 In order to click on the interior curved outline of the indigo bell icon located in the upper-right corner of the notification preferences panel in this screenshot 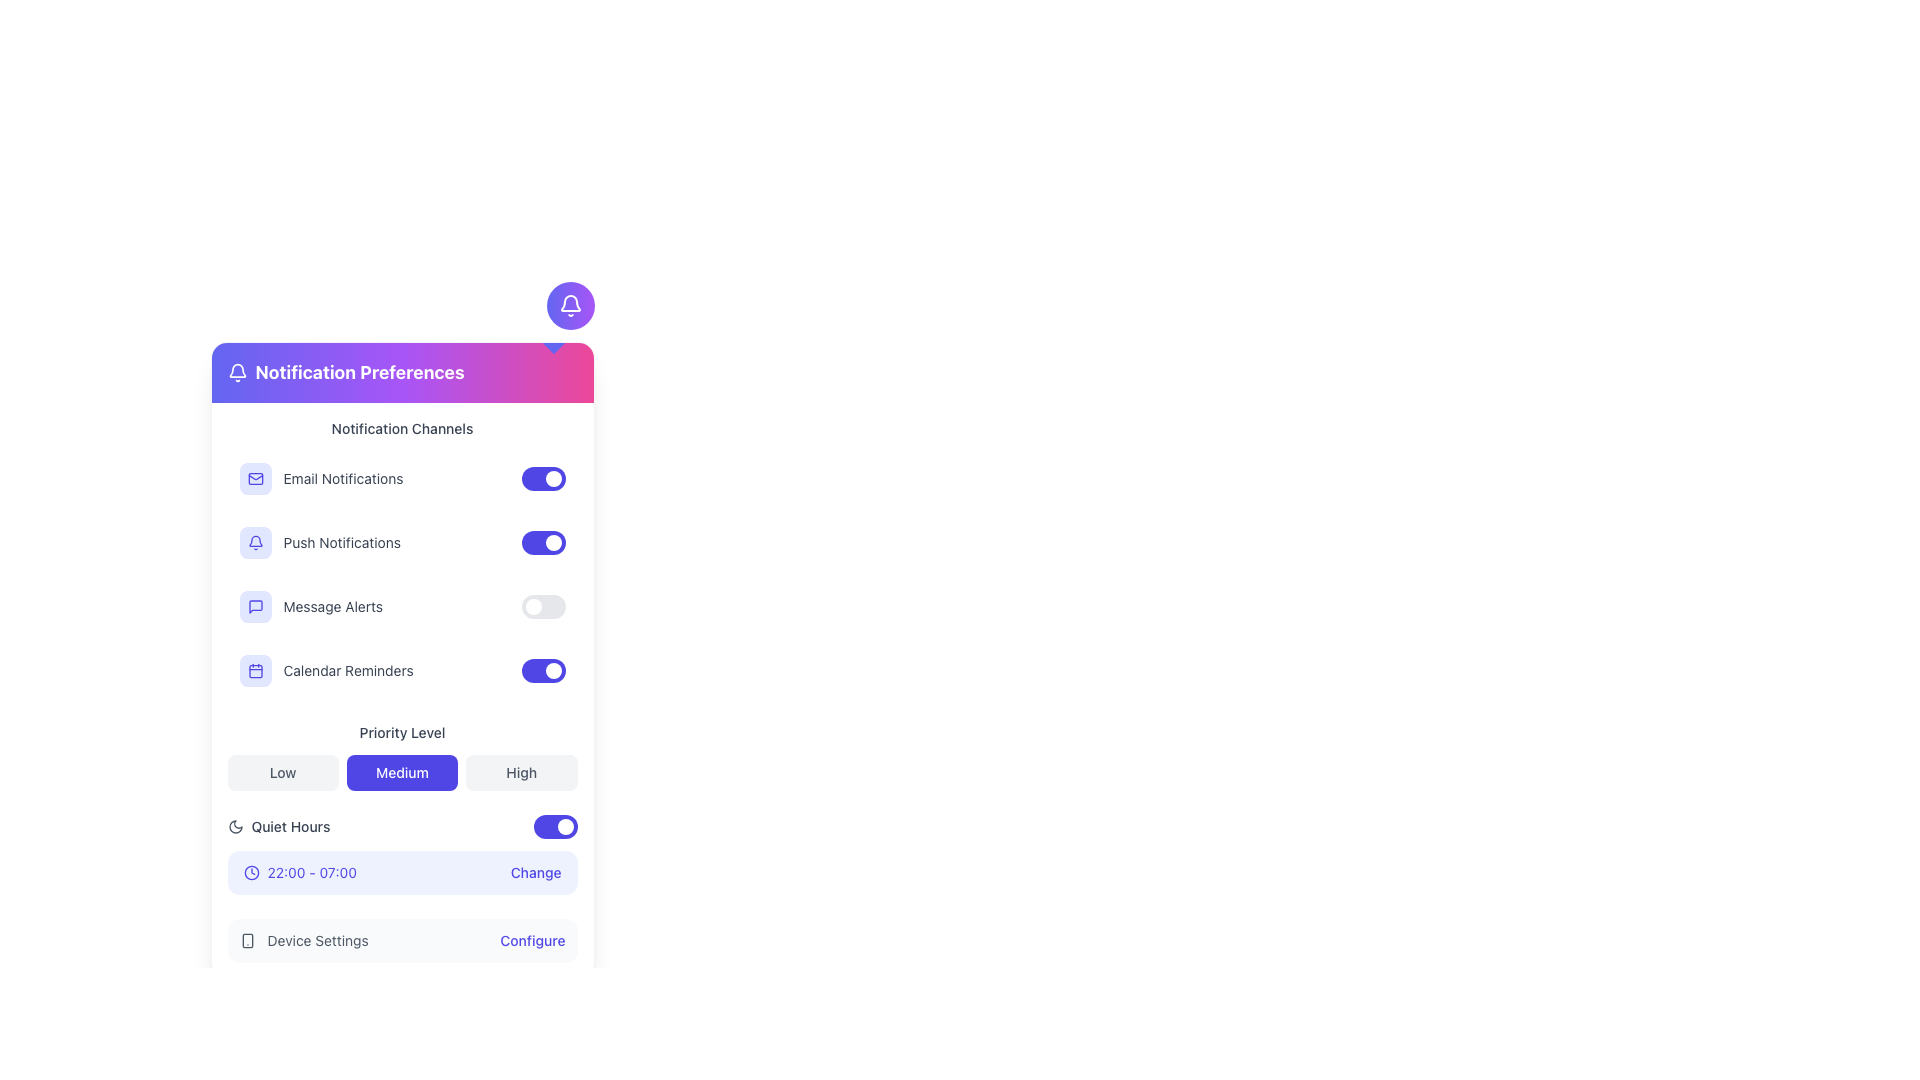, I will do `click(254, 541)`.